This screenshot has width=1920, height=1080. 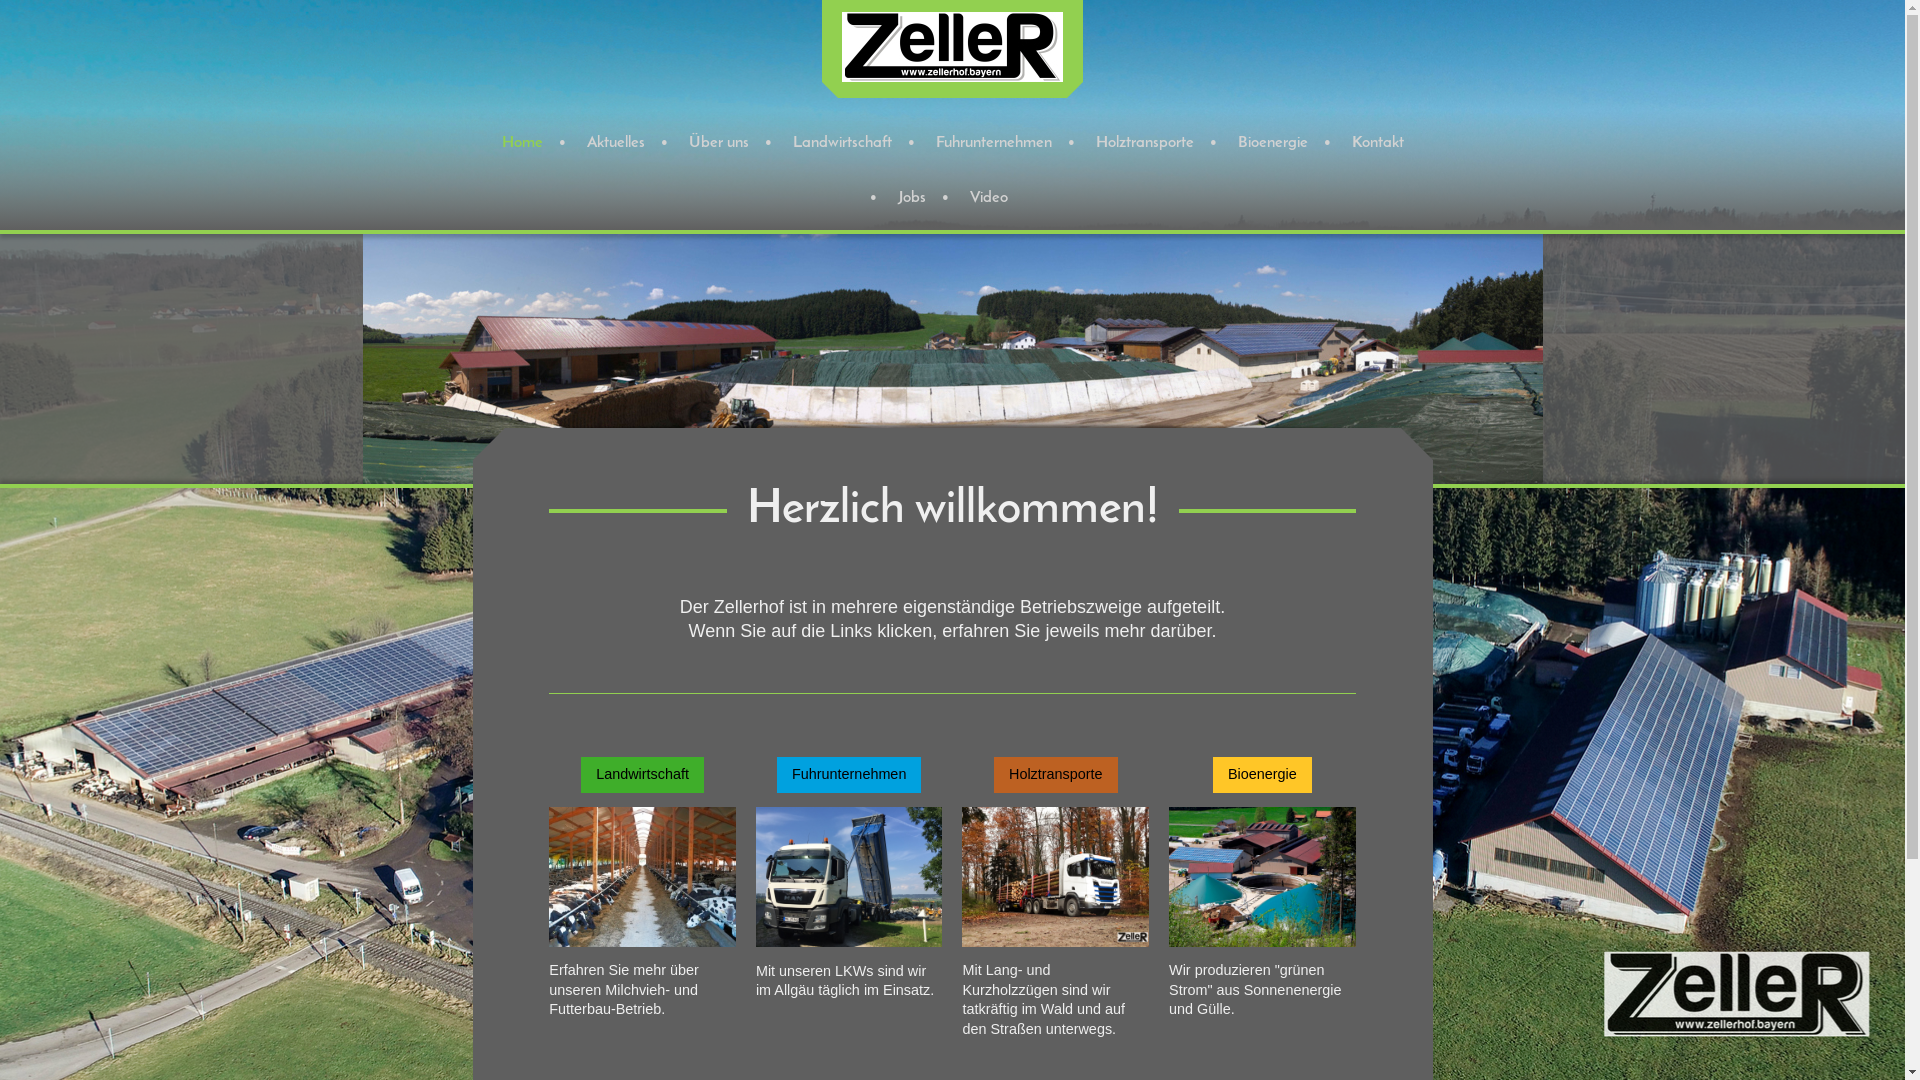 I want to click on 'Landwirtschaft', so click(x=642, y=773).